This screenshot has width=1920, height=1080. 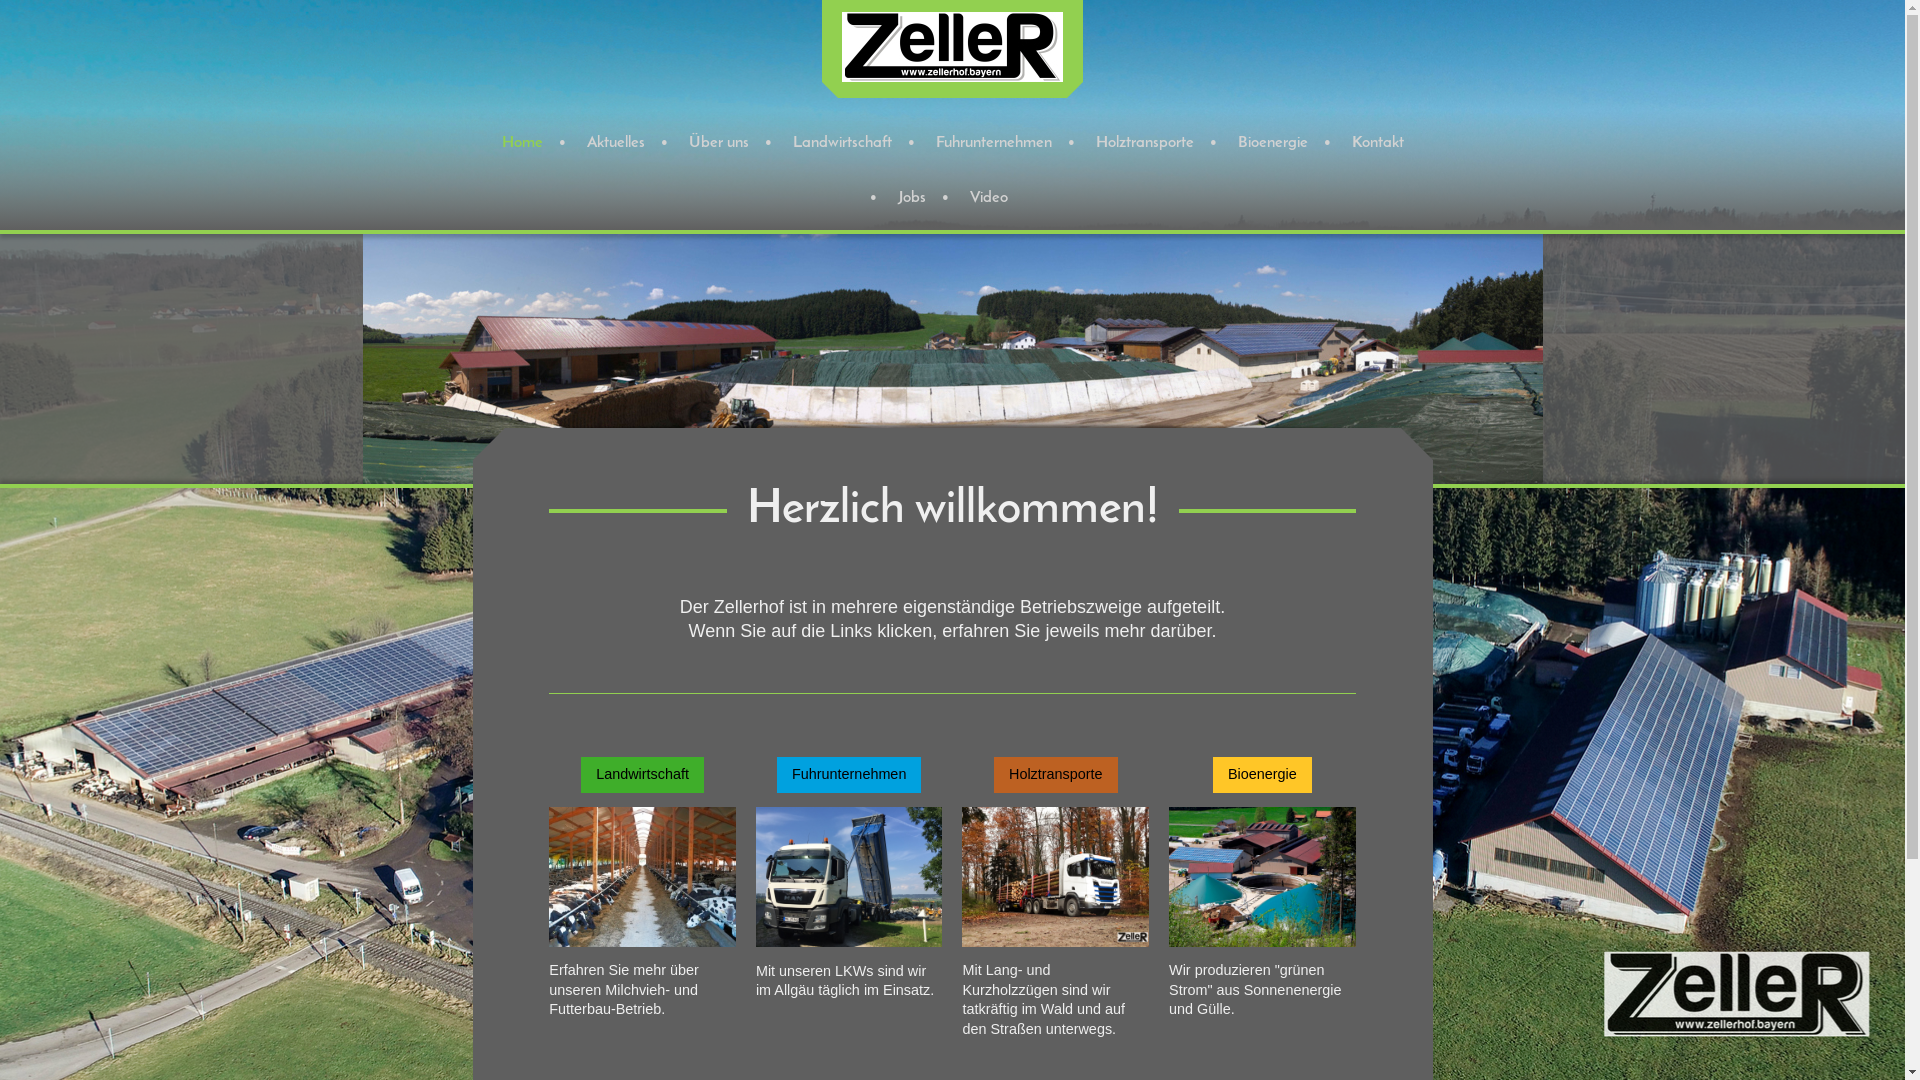 I want to click on 'Landwirtschaft', so click(x=642, y=773).